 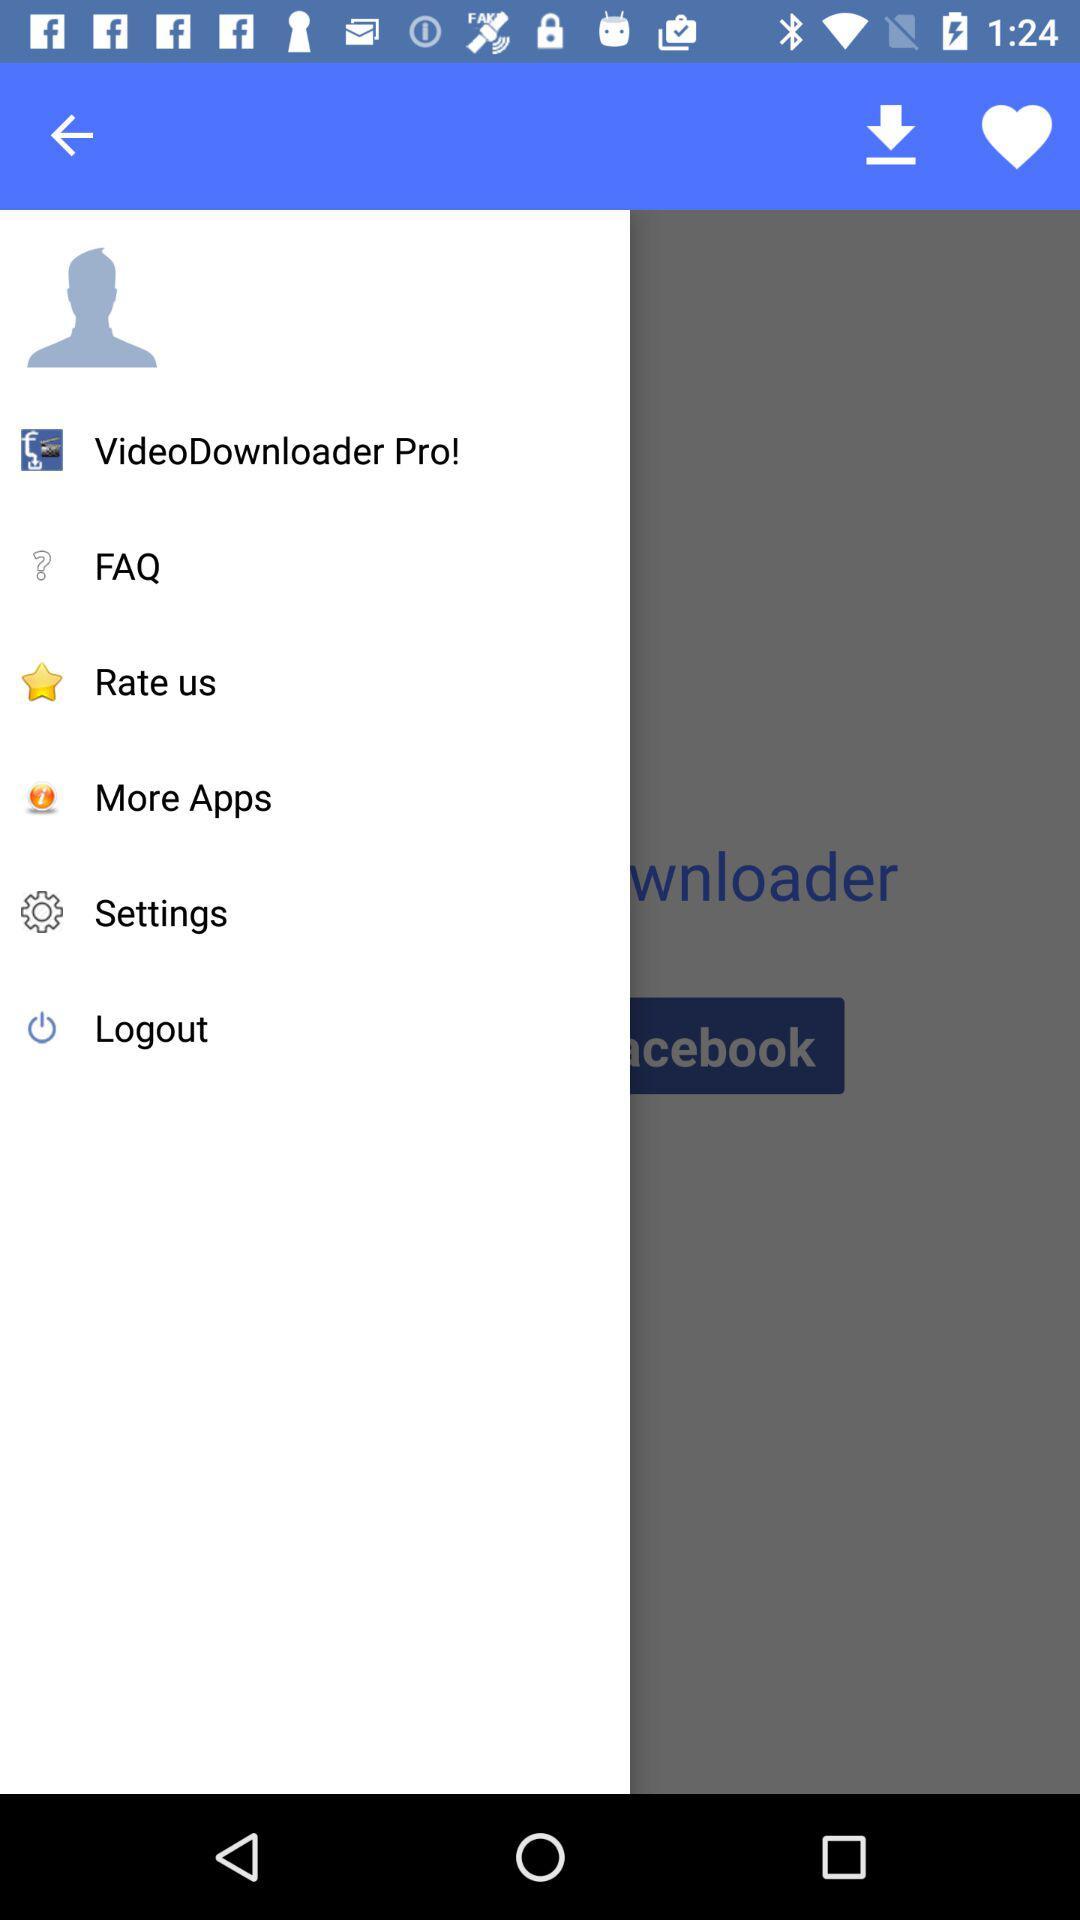 I want to click on the rate us item, so click(x=154, y=681).